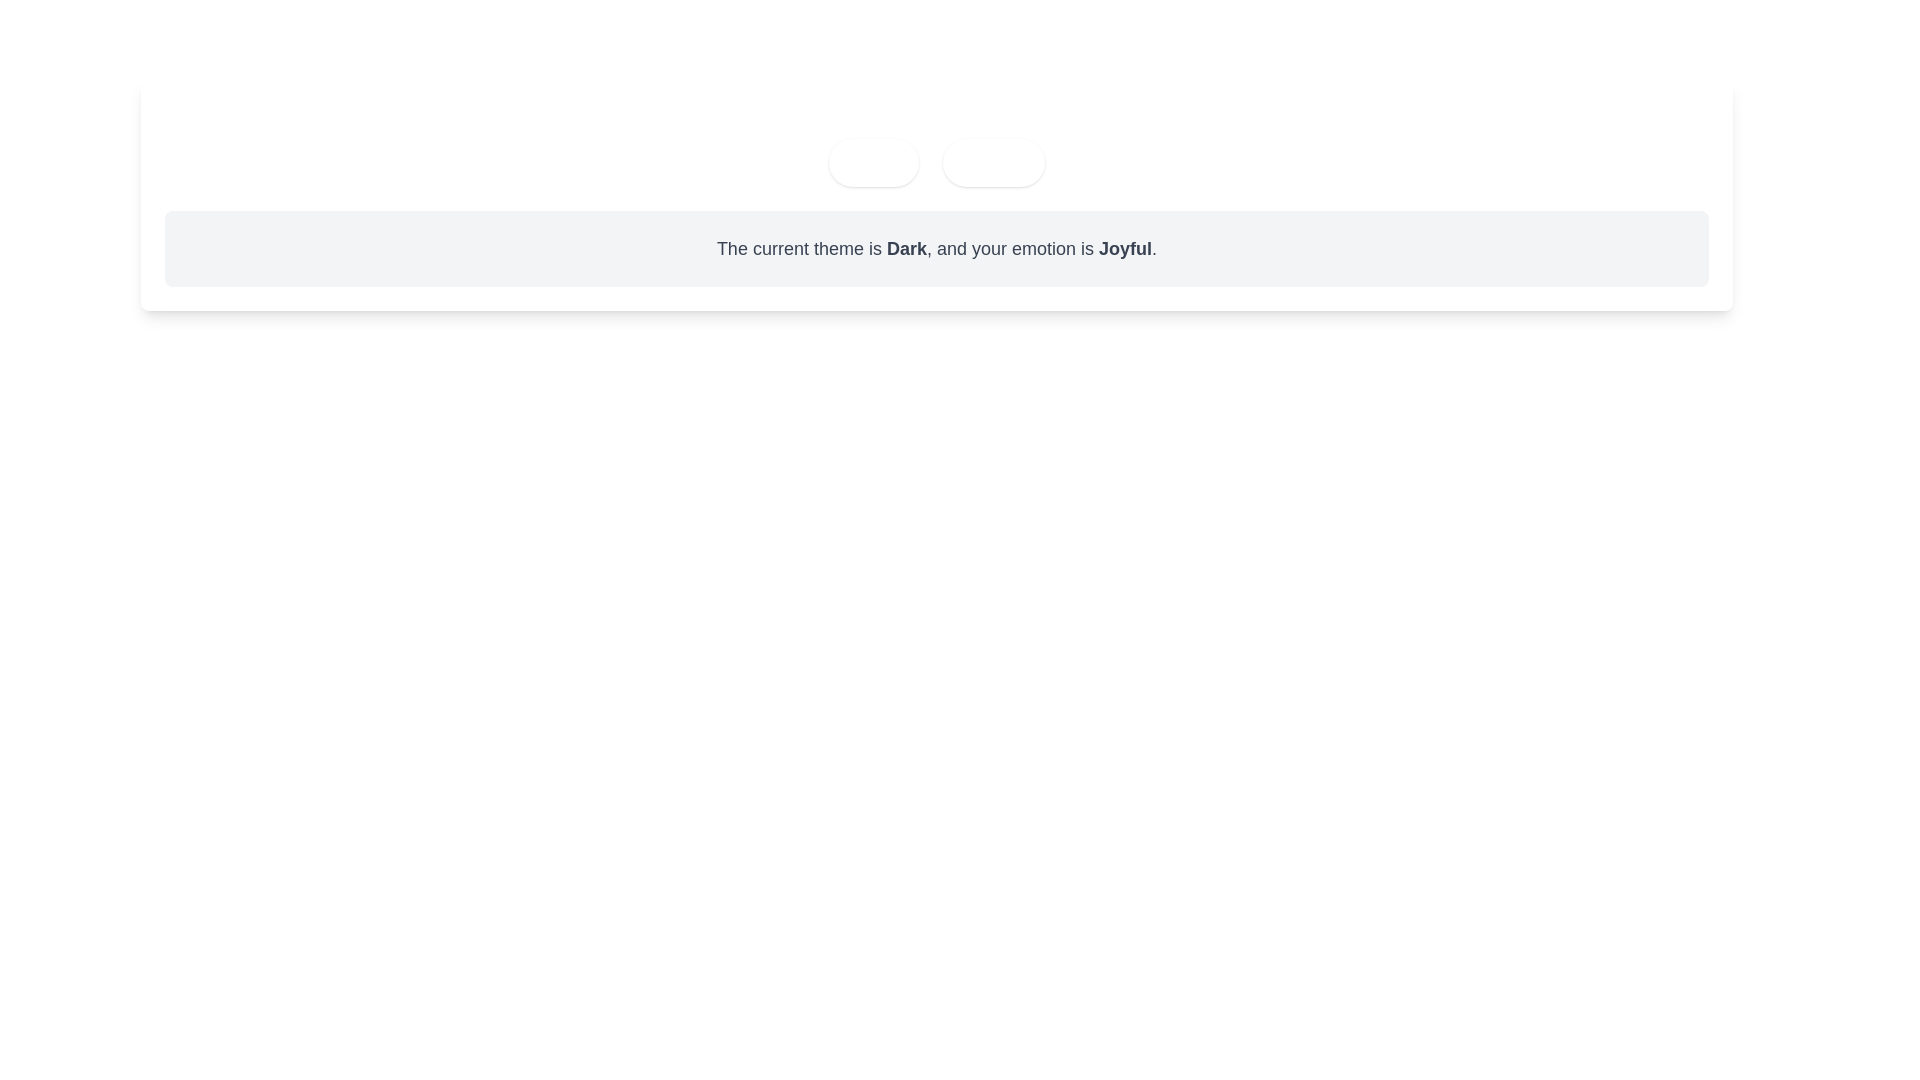  I want to click on the button group consisting of a blue 'Dark' button and a green 'Happy' button, so click(935, 161).